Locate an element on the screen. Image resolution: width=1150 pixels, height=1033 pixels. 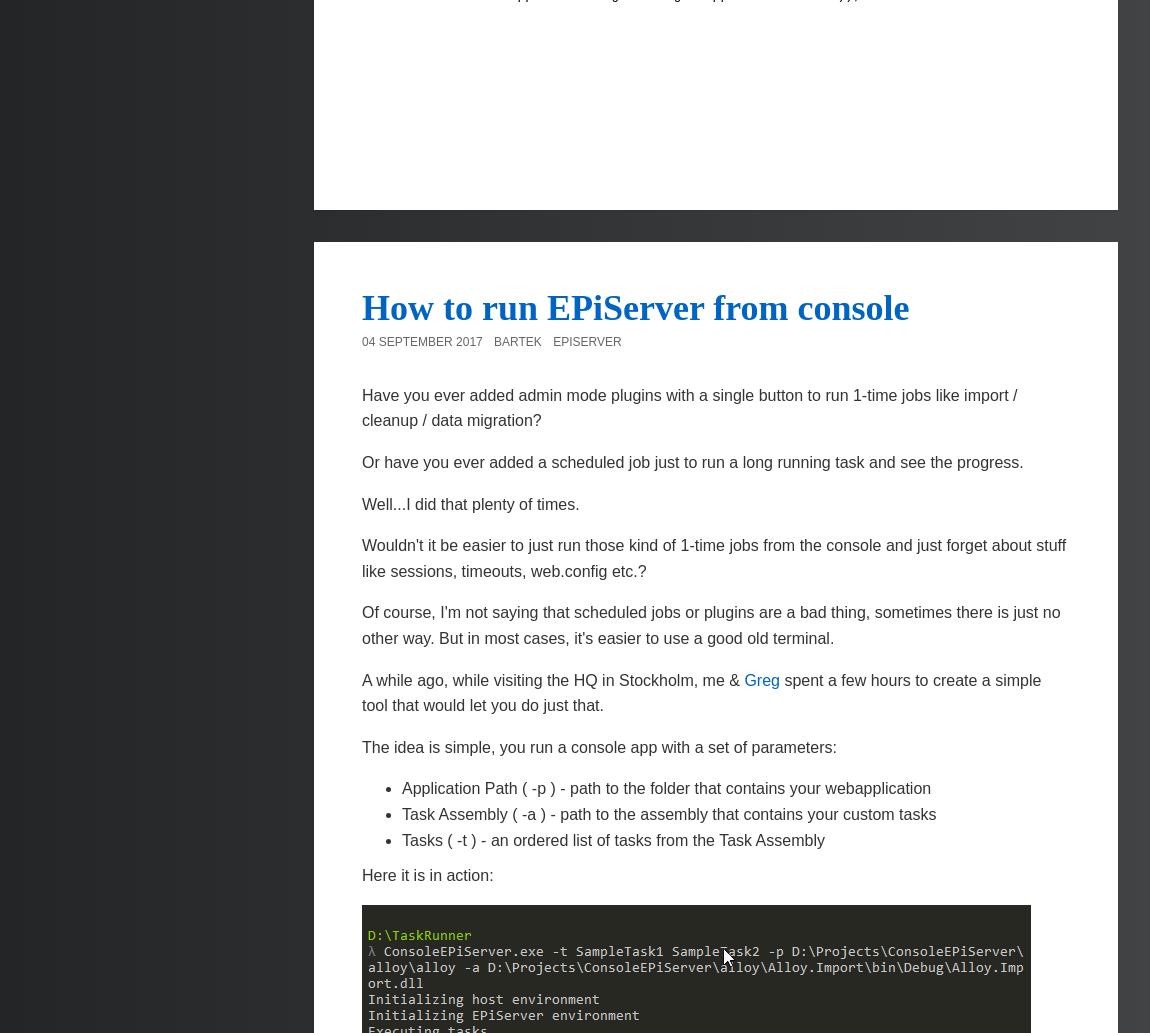
'04 September 2017' is located at coordinates (422, 339).